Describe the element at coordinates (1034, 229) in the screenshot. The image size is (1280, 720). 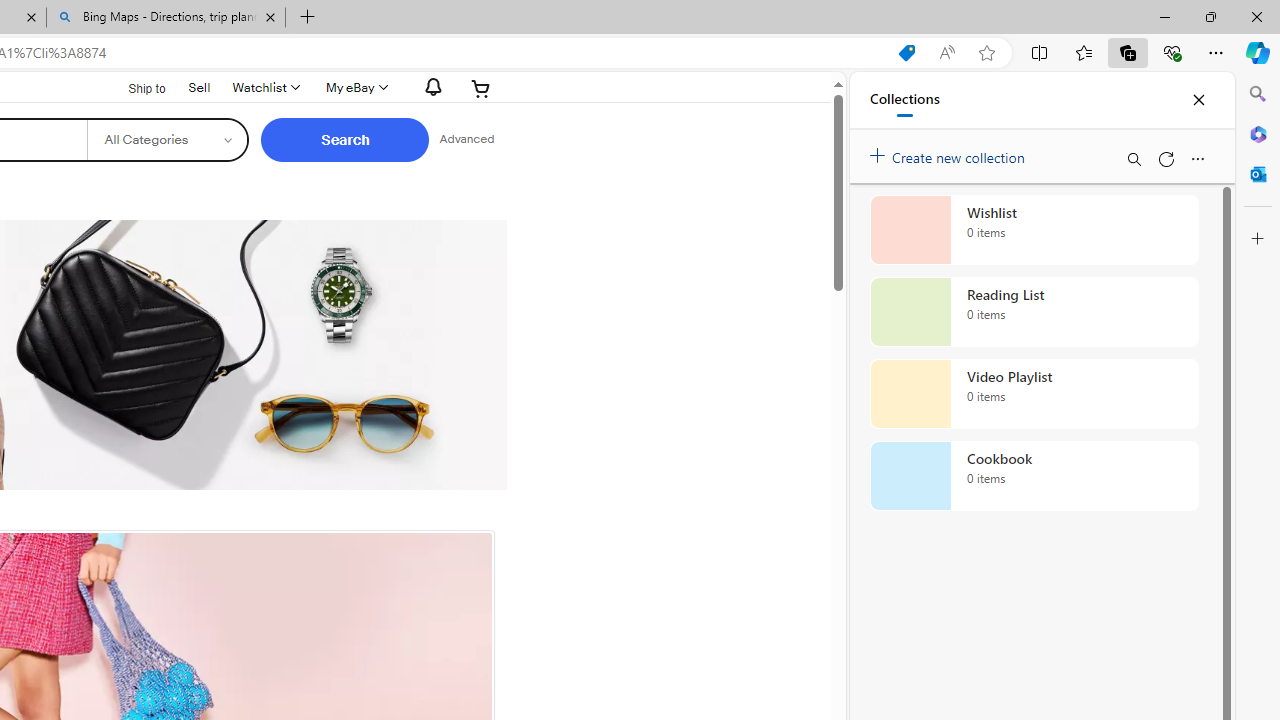
I see `'Wishlist collection, 0 items'` at that location.